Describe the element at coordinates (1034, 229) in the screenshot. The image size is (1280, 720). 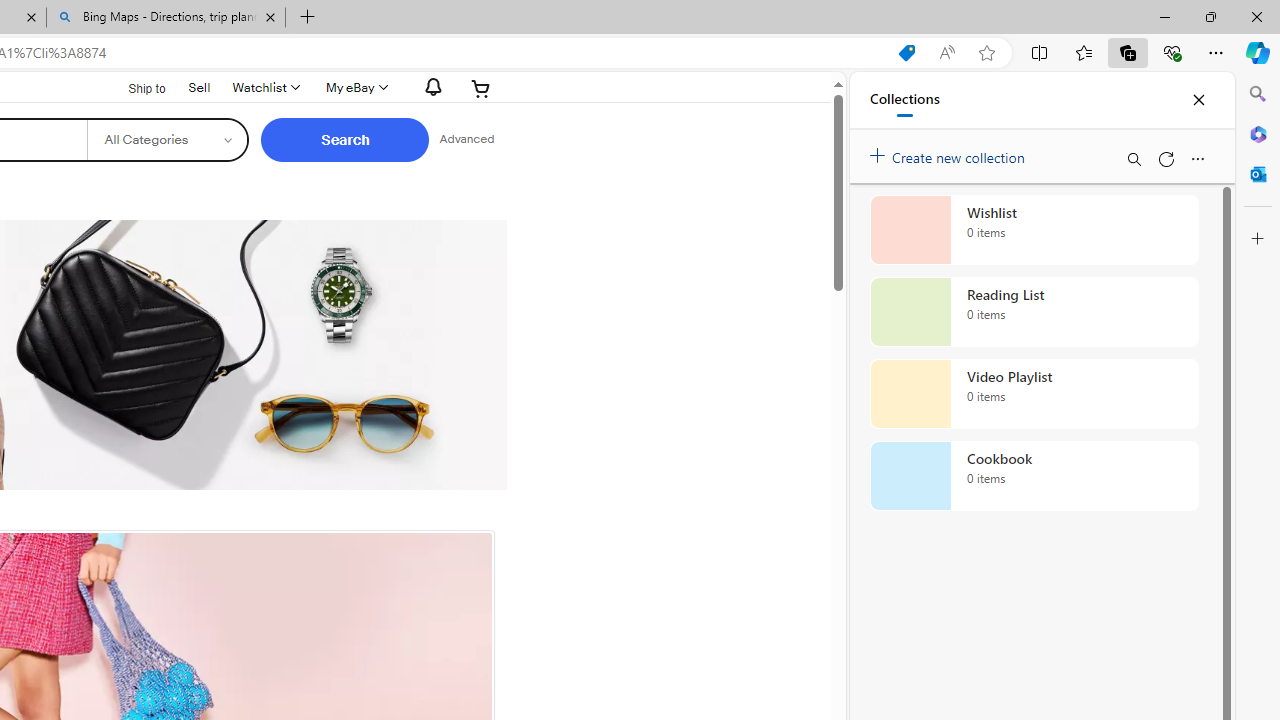
I see `'Wishlist collection, 0 items'` at that location.